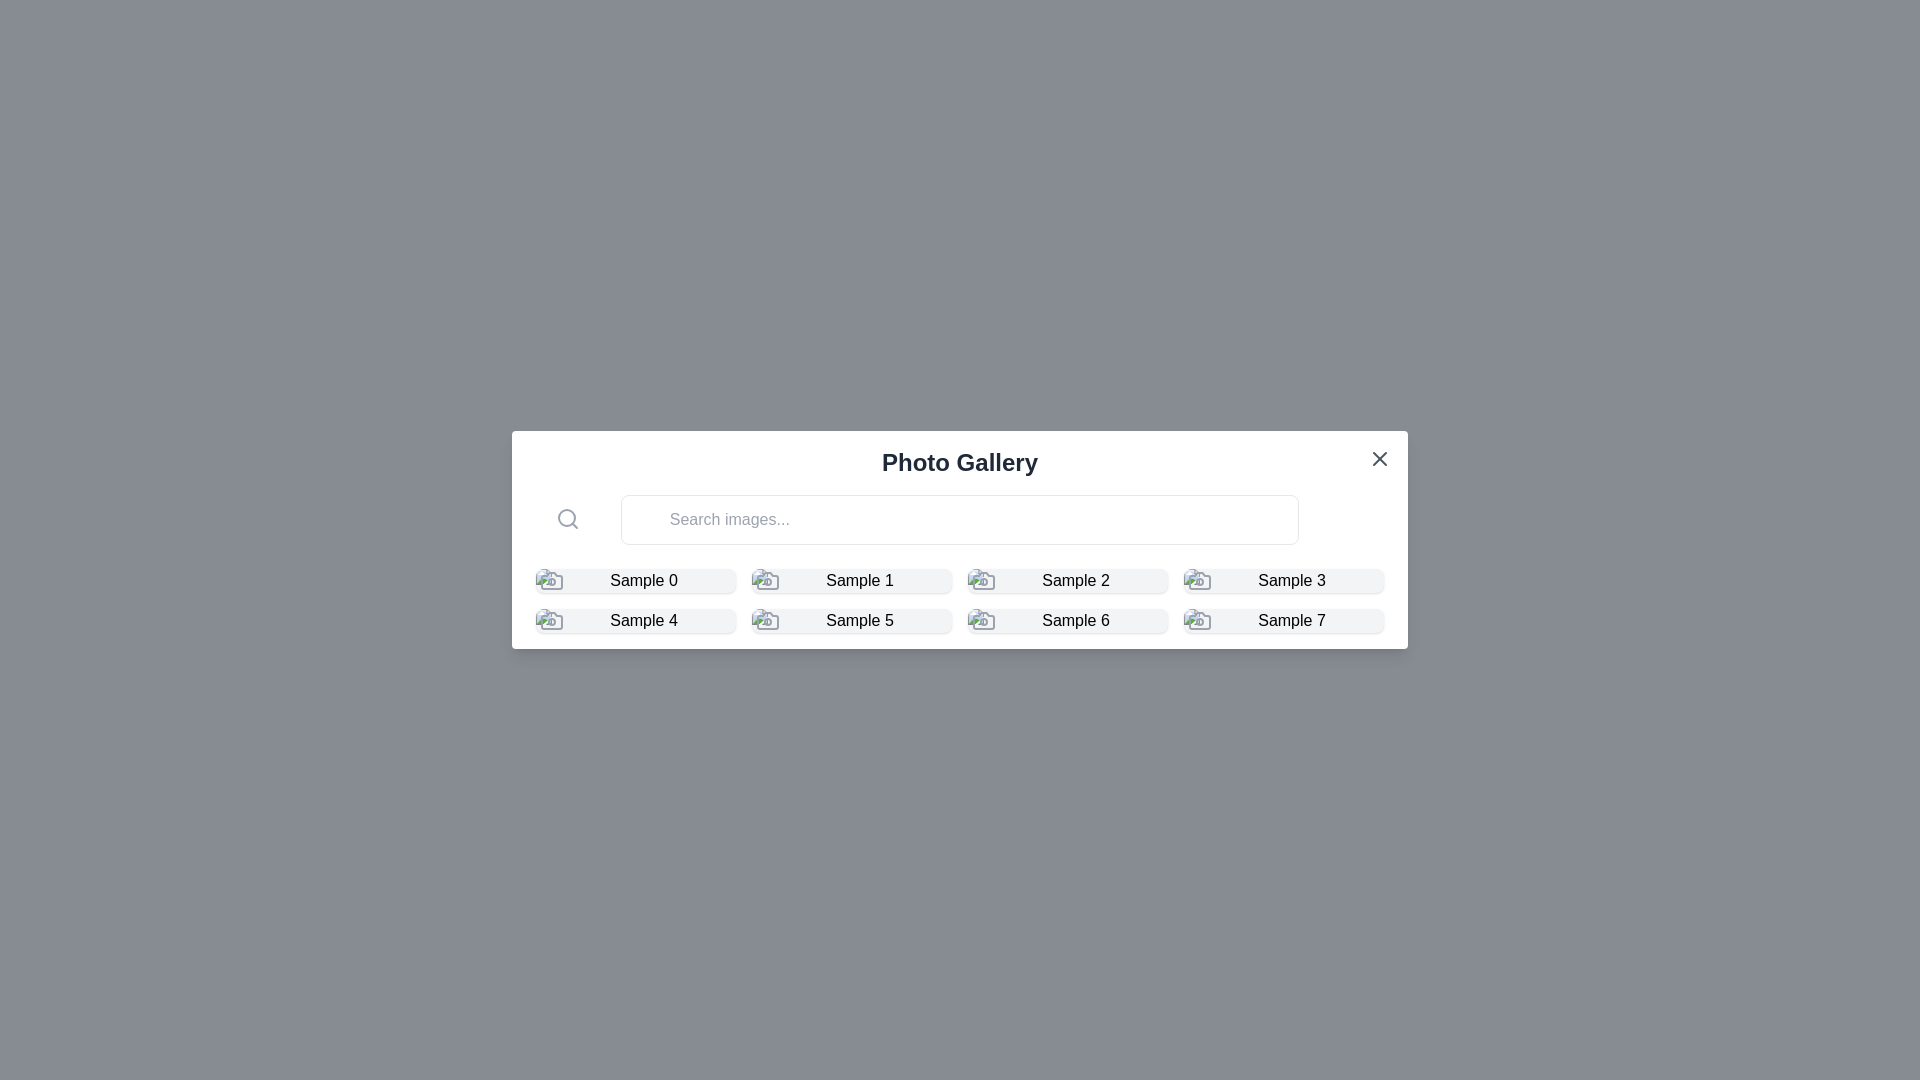  I want to click on camera icon located in the first column of the second row, associated with 'Sample 4', by clicking on it, so click(552, 620).